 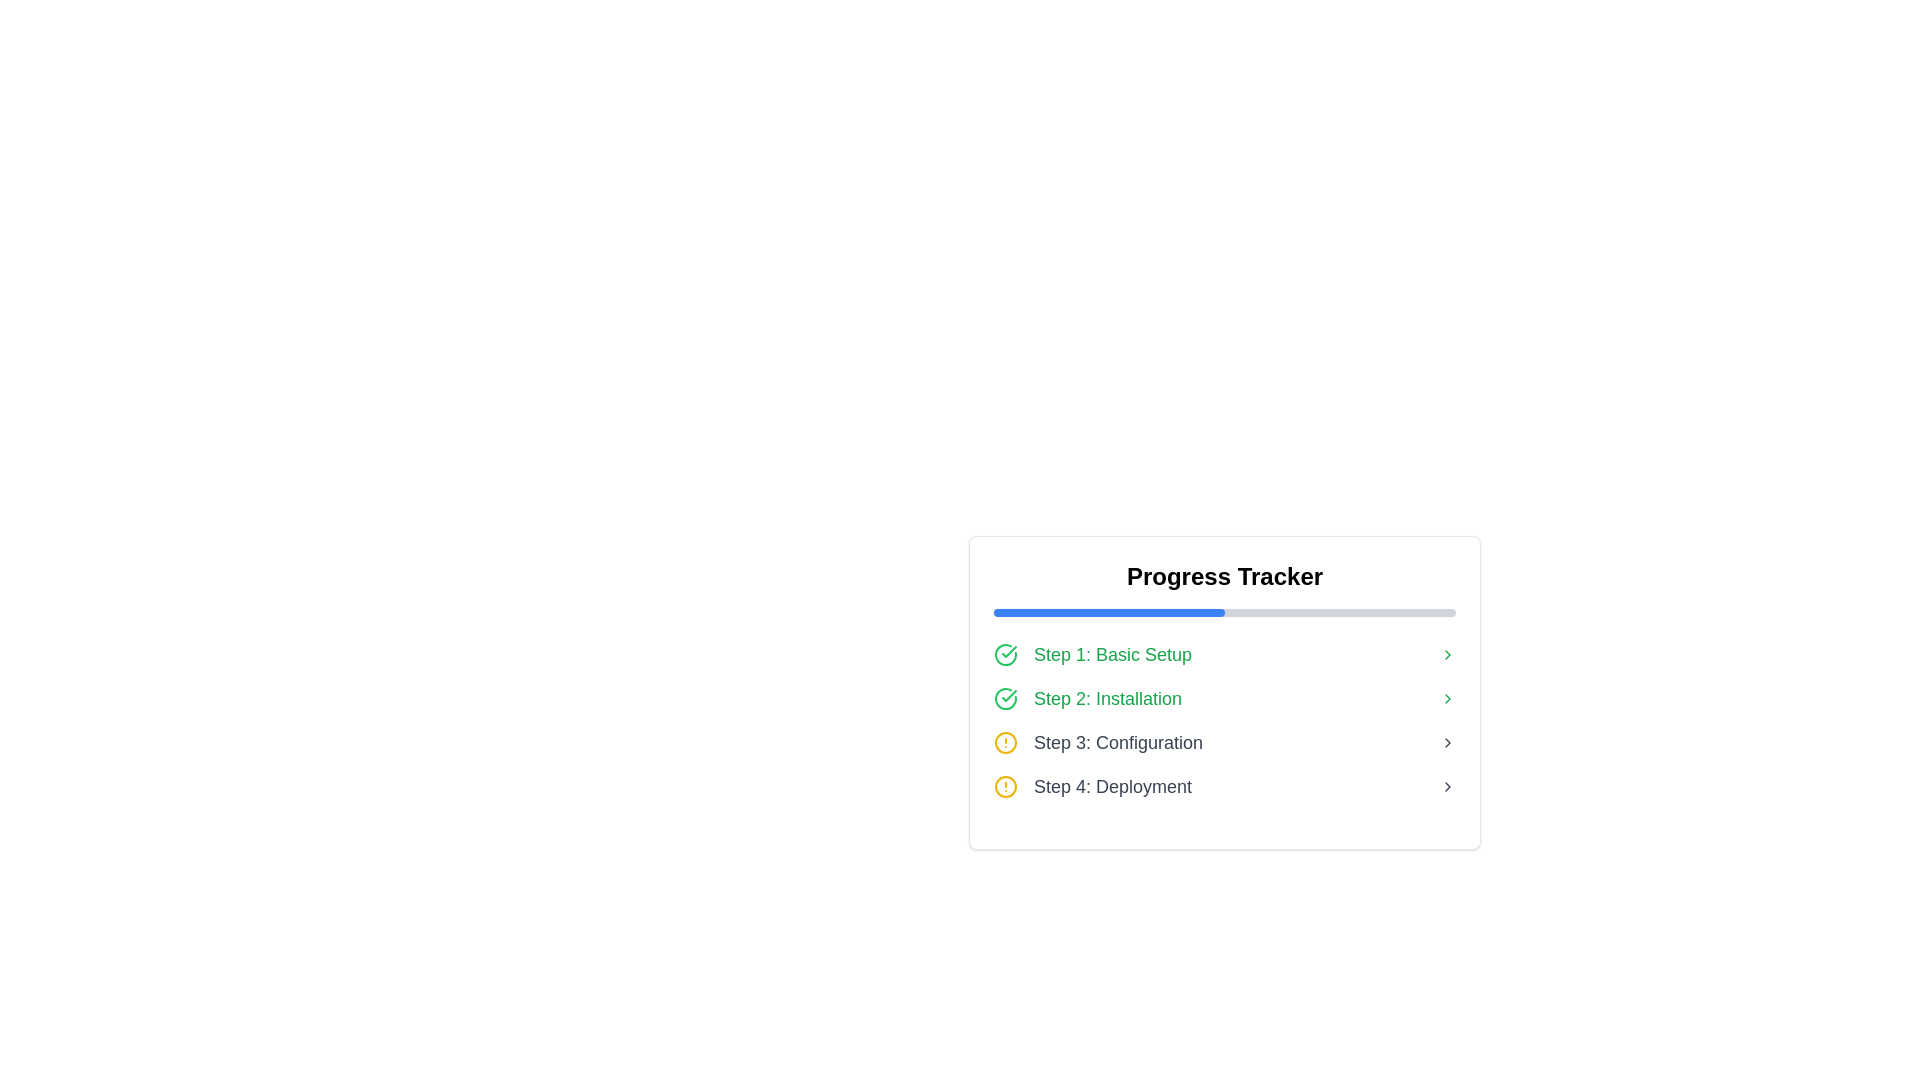 What do you see at coordinates (1006, 785) in the screenshot?
I see `the circular outline of the SVG Graphic Element that indicates the progress step state for 'Step 4: Deployment'` at bounding box center [1006, 785].